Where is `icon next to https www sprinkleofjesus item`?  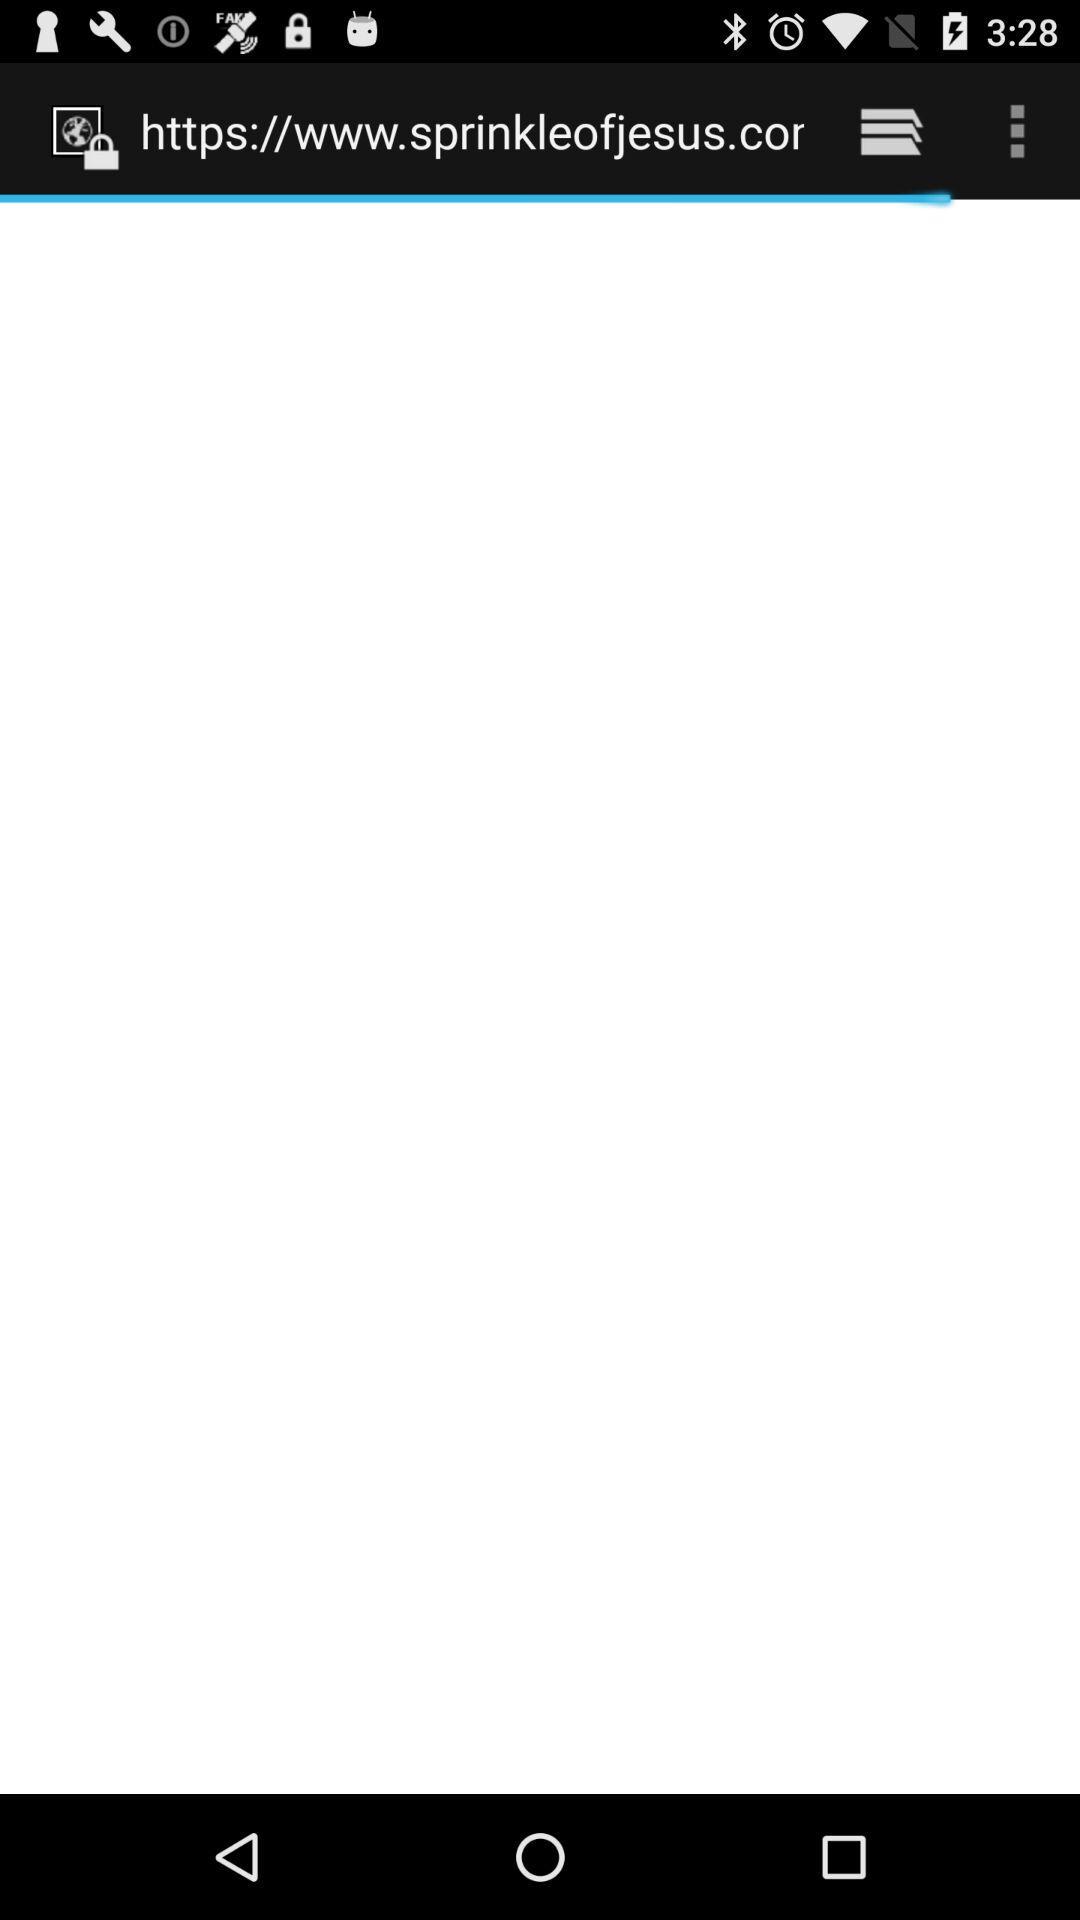
icon next to https www sprinkleofjesus item is located at coordinates (890, 130).